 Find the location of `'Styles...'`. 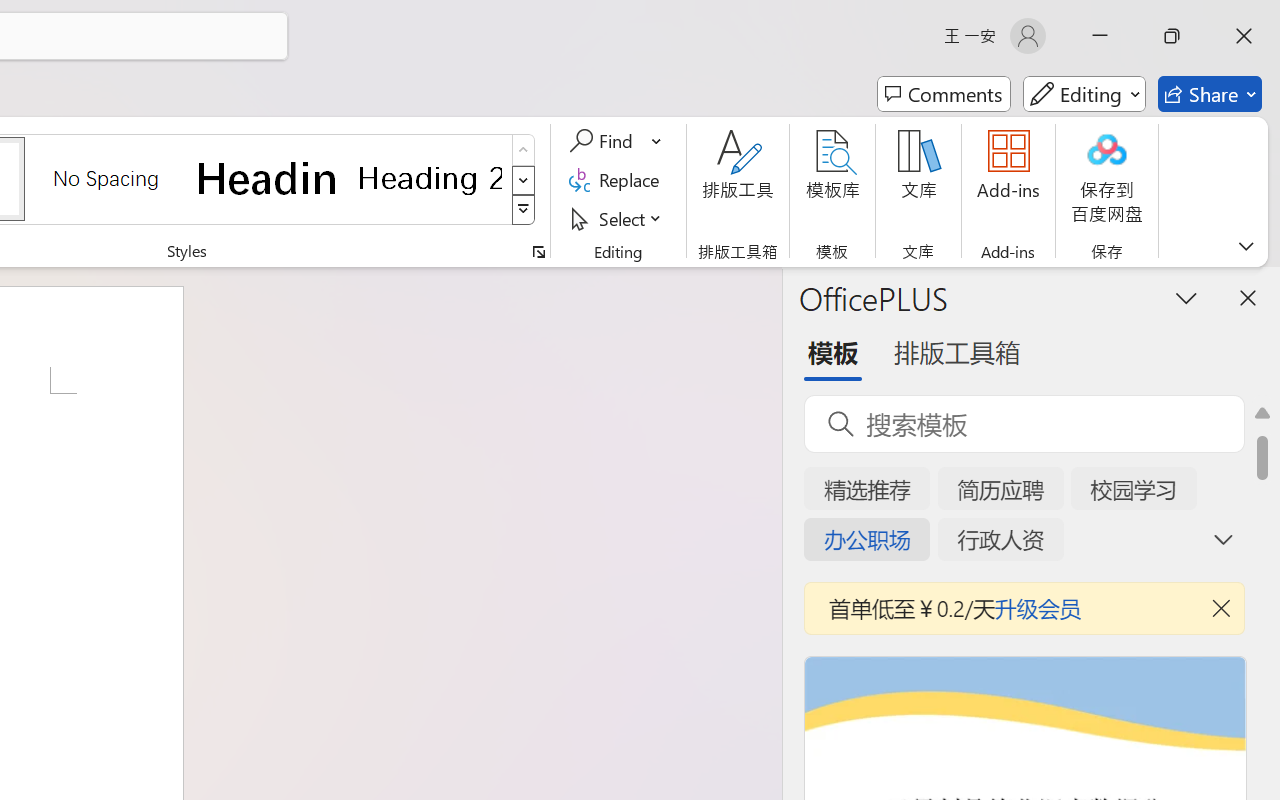

'Styles...' is located at coordinates (538, 251).